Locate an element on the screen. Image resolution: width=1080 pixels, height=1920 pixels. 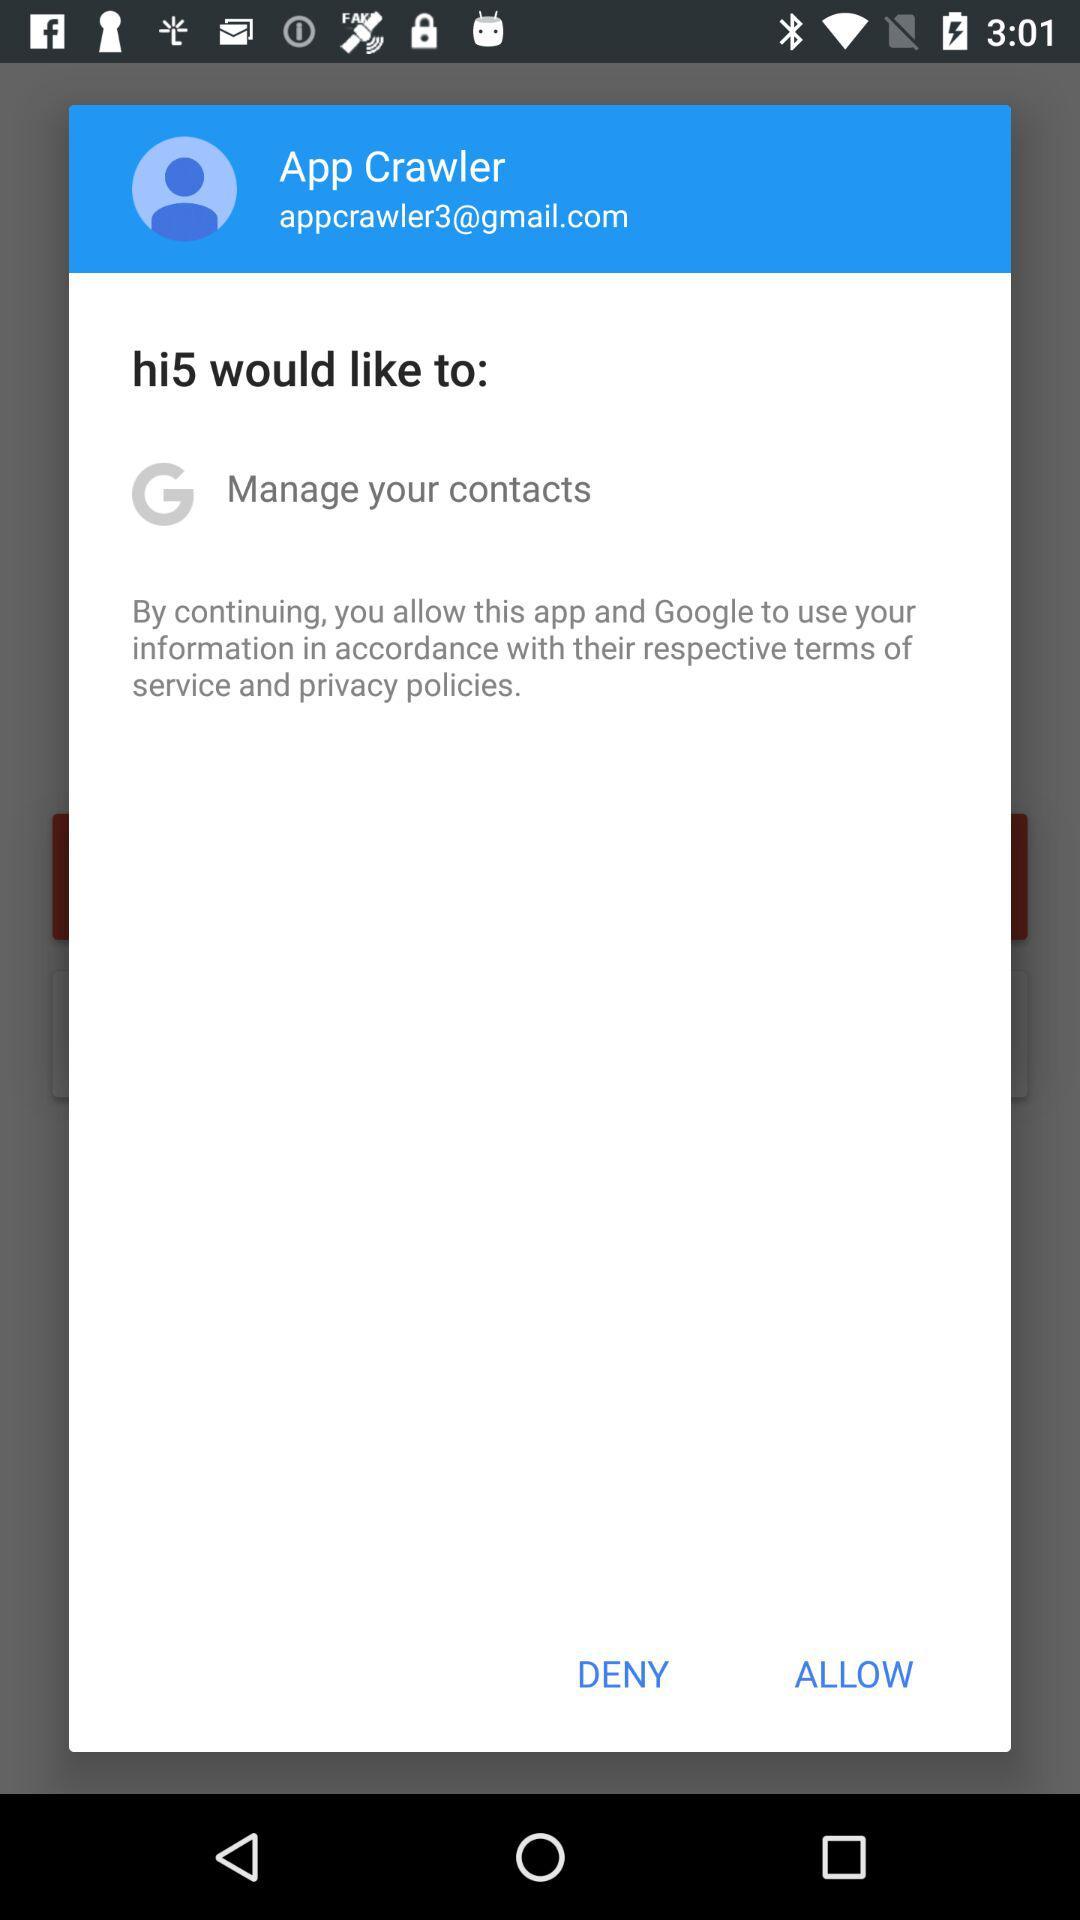
the manage your contacts icon is located at coordinates (408, 487).